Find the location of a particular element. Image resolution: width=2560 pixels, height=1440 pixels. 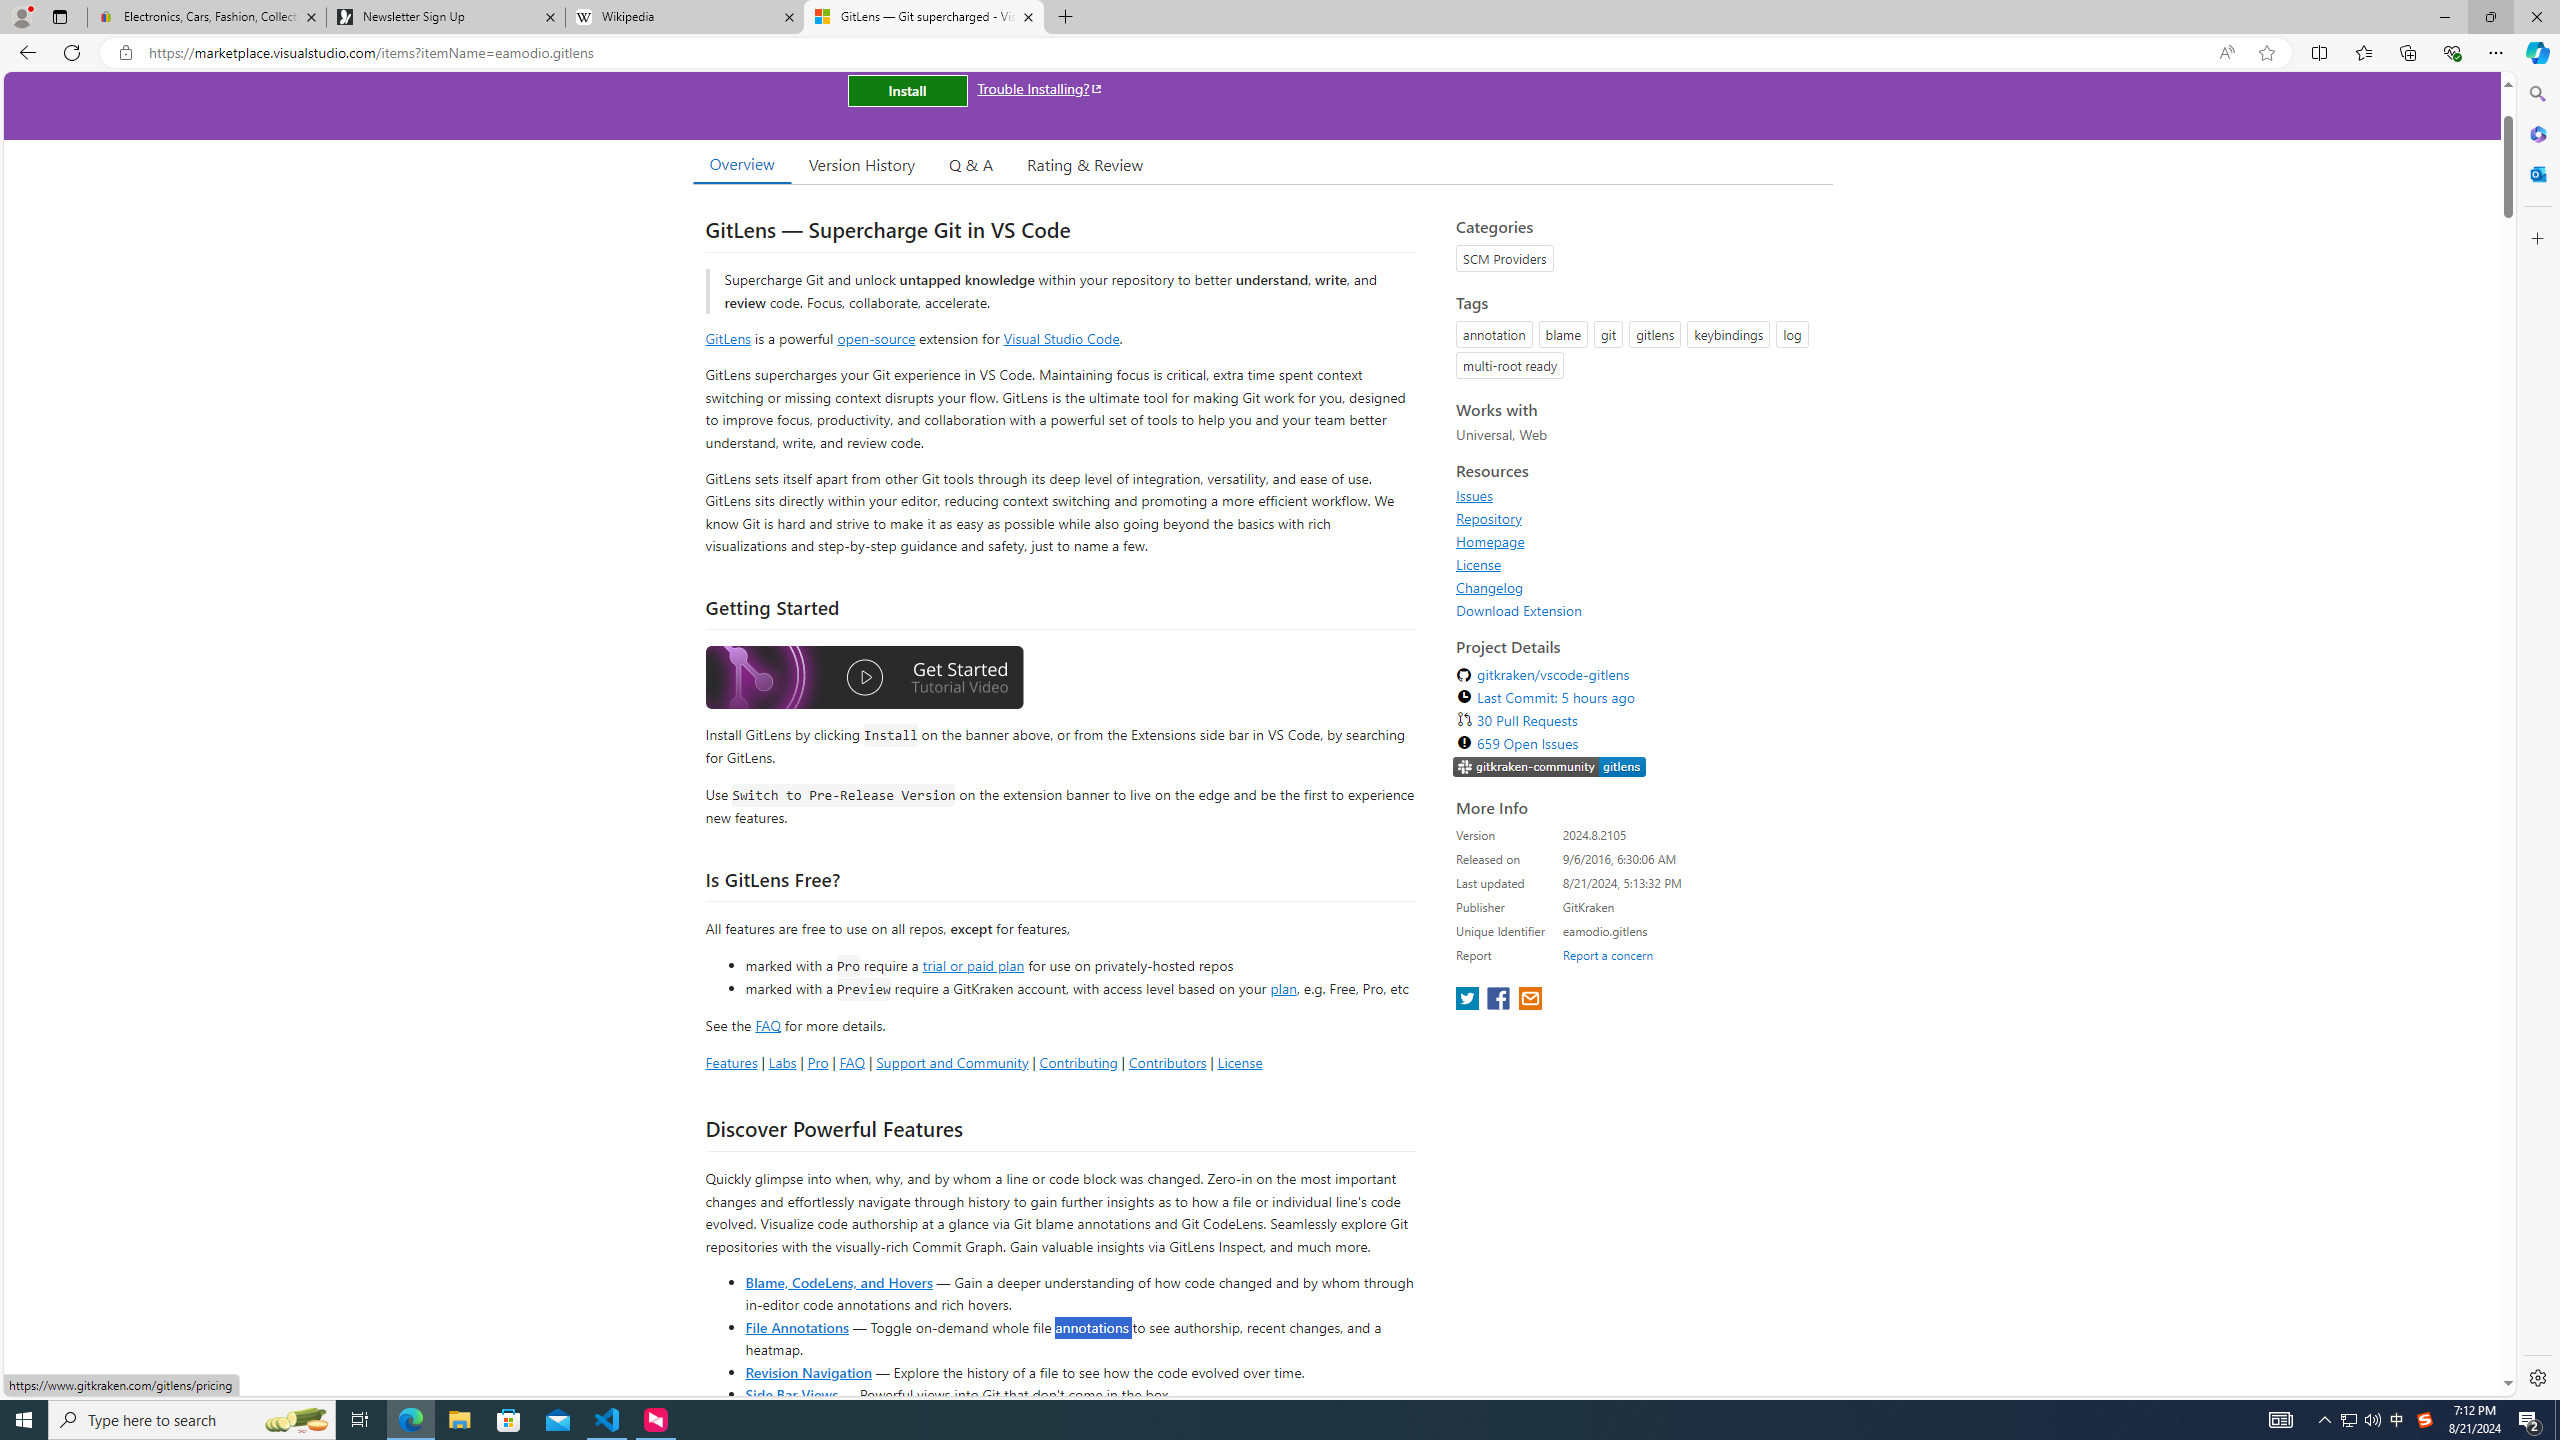

'Support and Community' is located at coordinates (951, 1061).